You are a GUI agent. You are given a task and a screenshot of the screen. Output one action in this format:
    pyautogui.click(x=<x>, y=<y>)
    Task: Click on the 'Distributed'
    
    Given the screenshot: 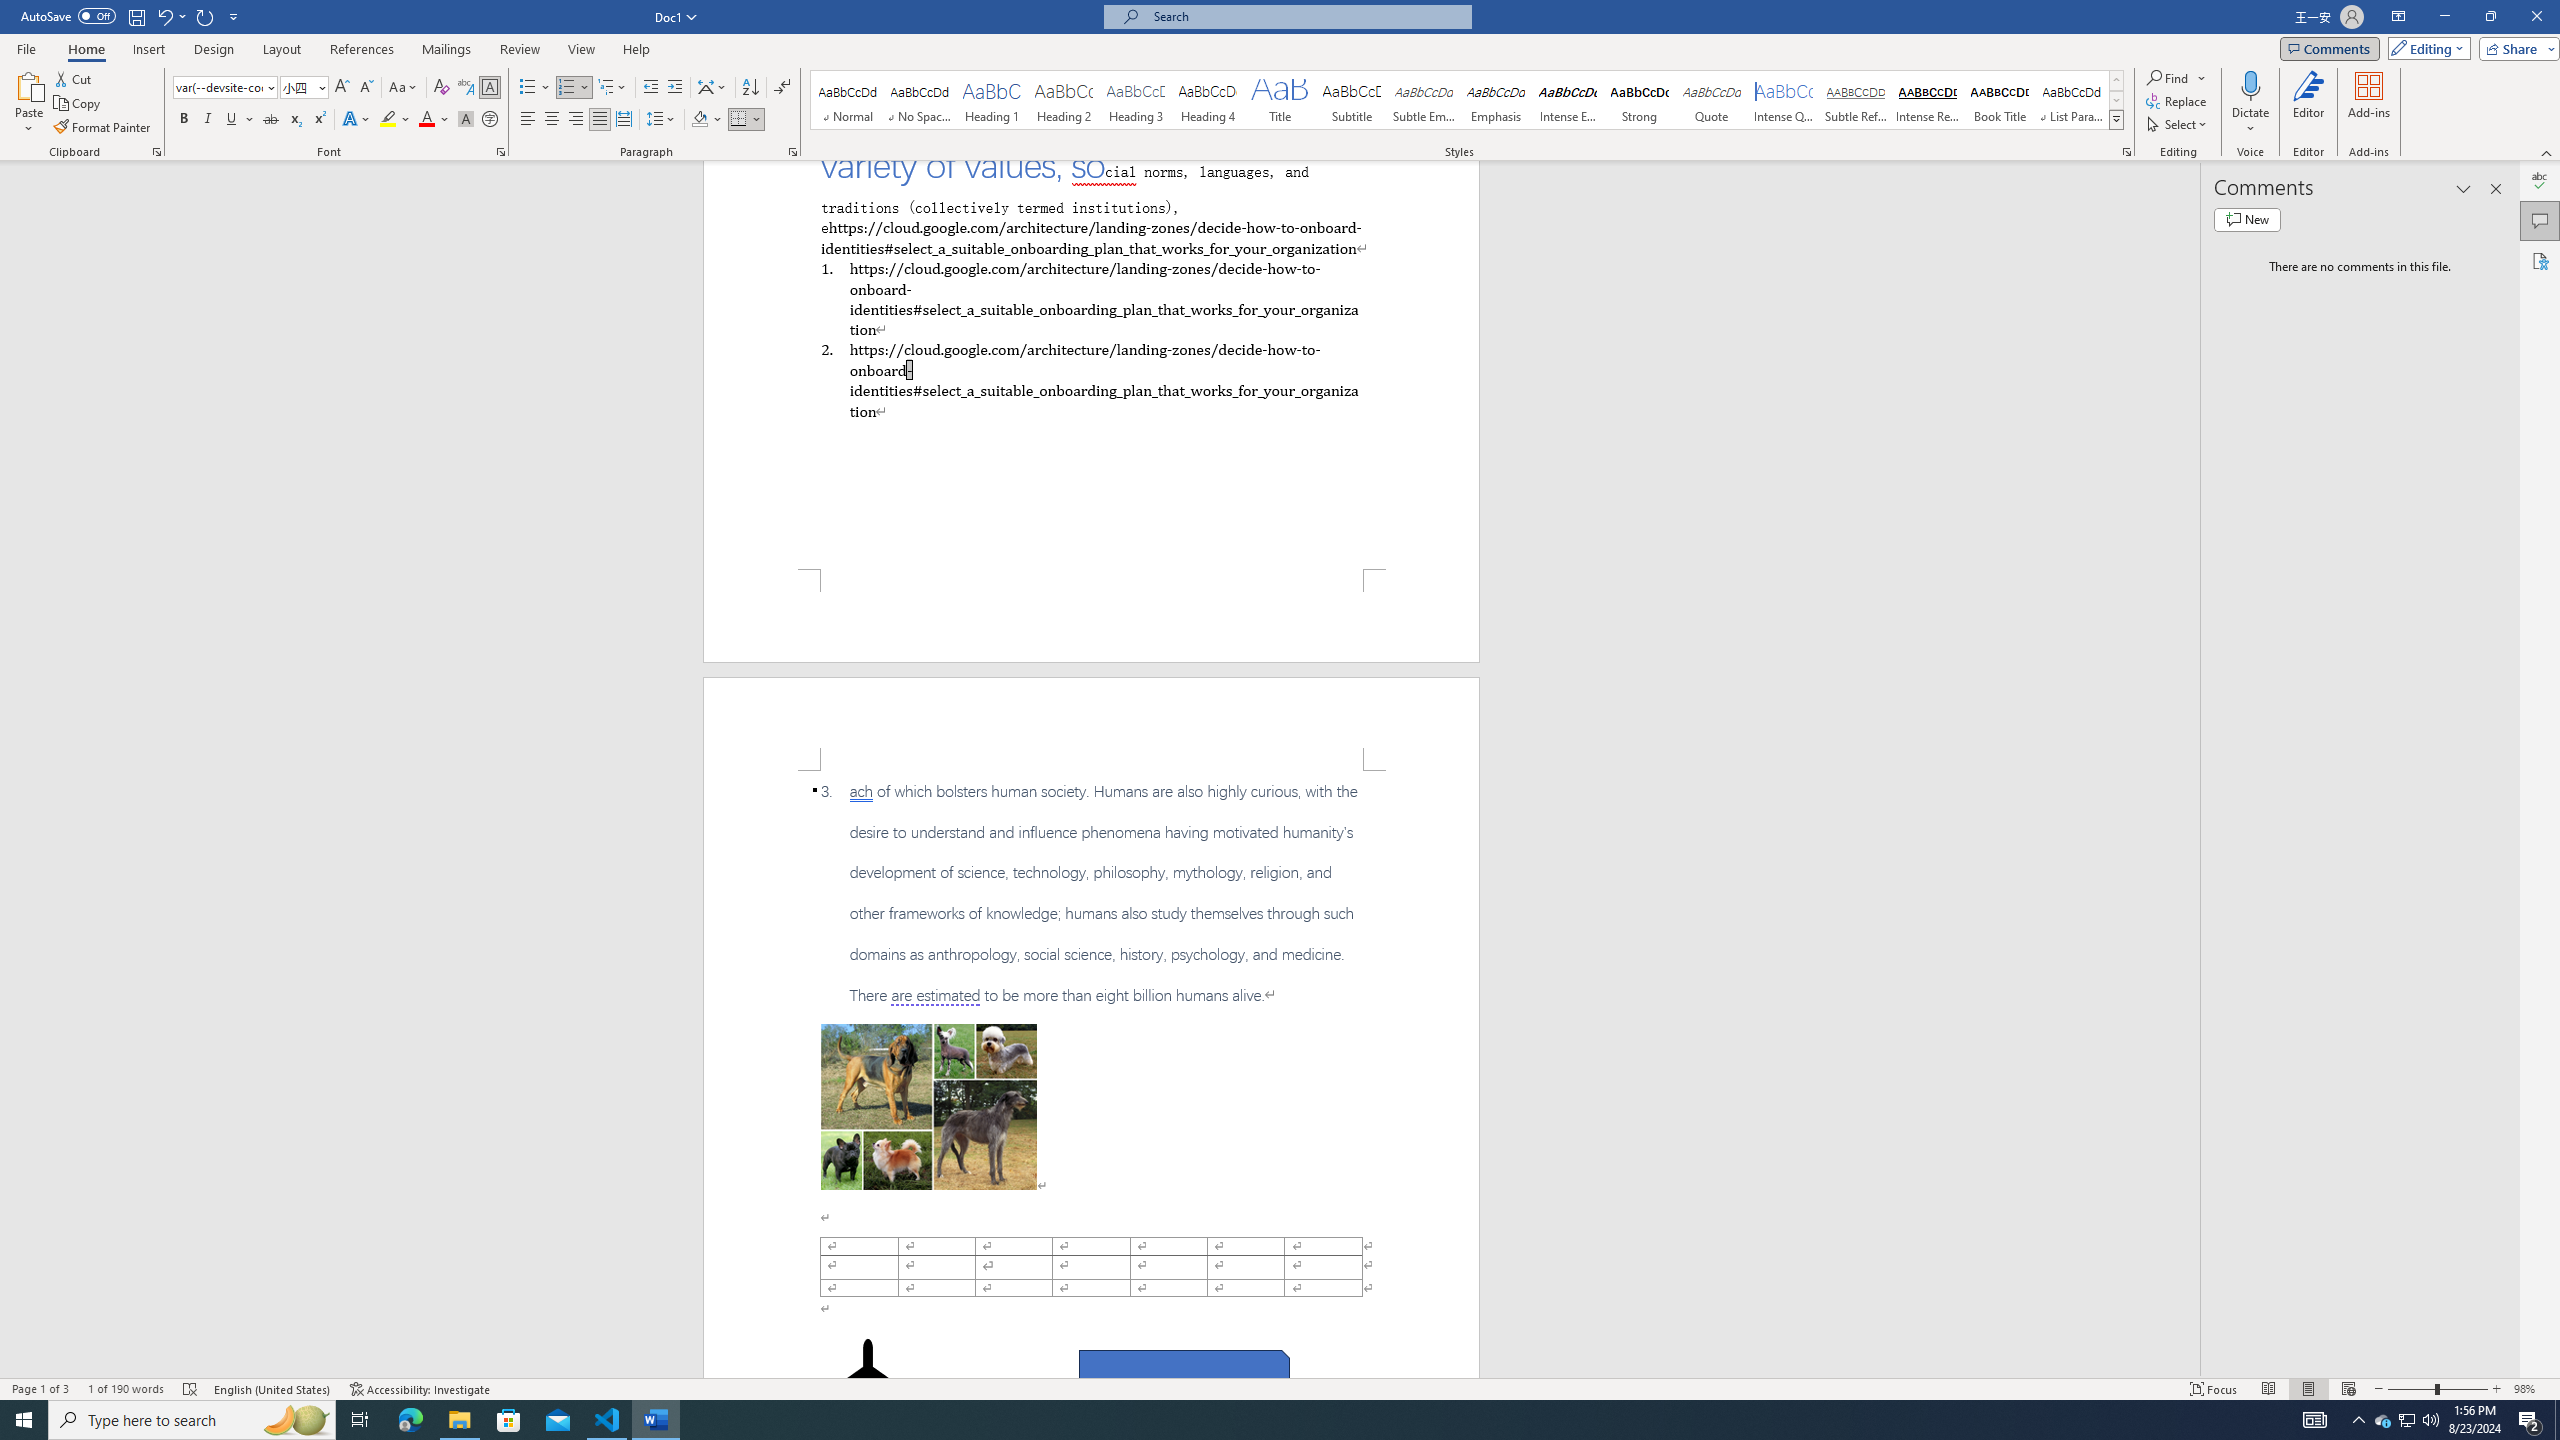 What is the action you would take?
    pyautogui.click(x=623, y=118)
    